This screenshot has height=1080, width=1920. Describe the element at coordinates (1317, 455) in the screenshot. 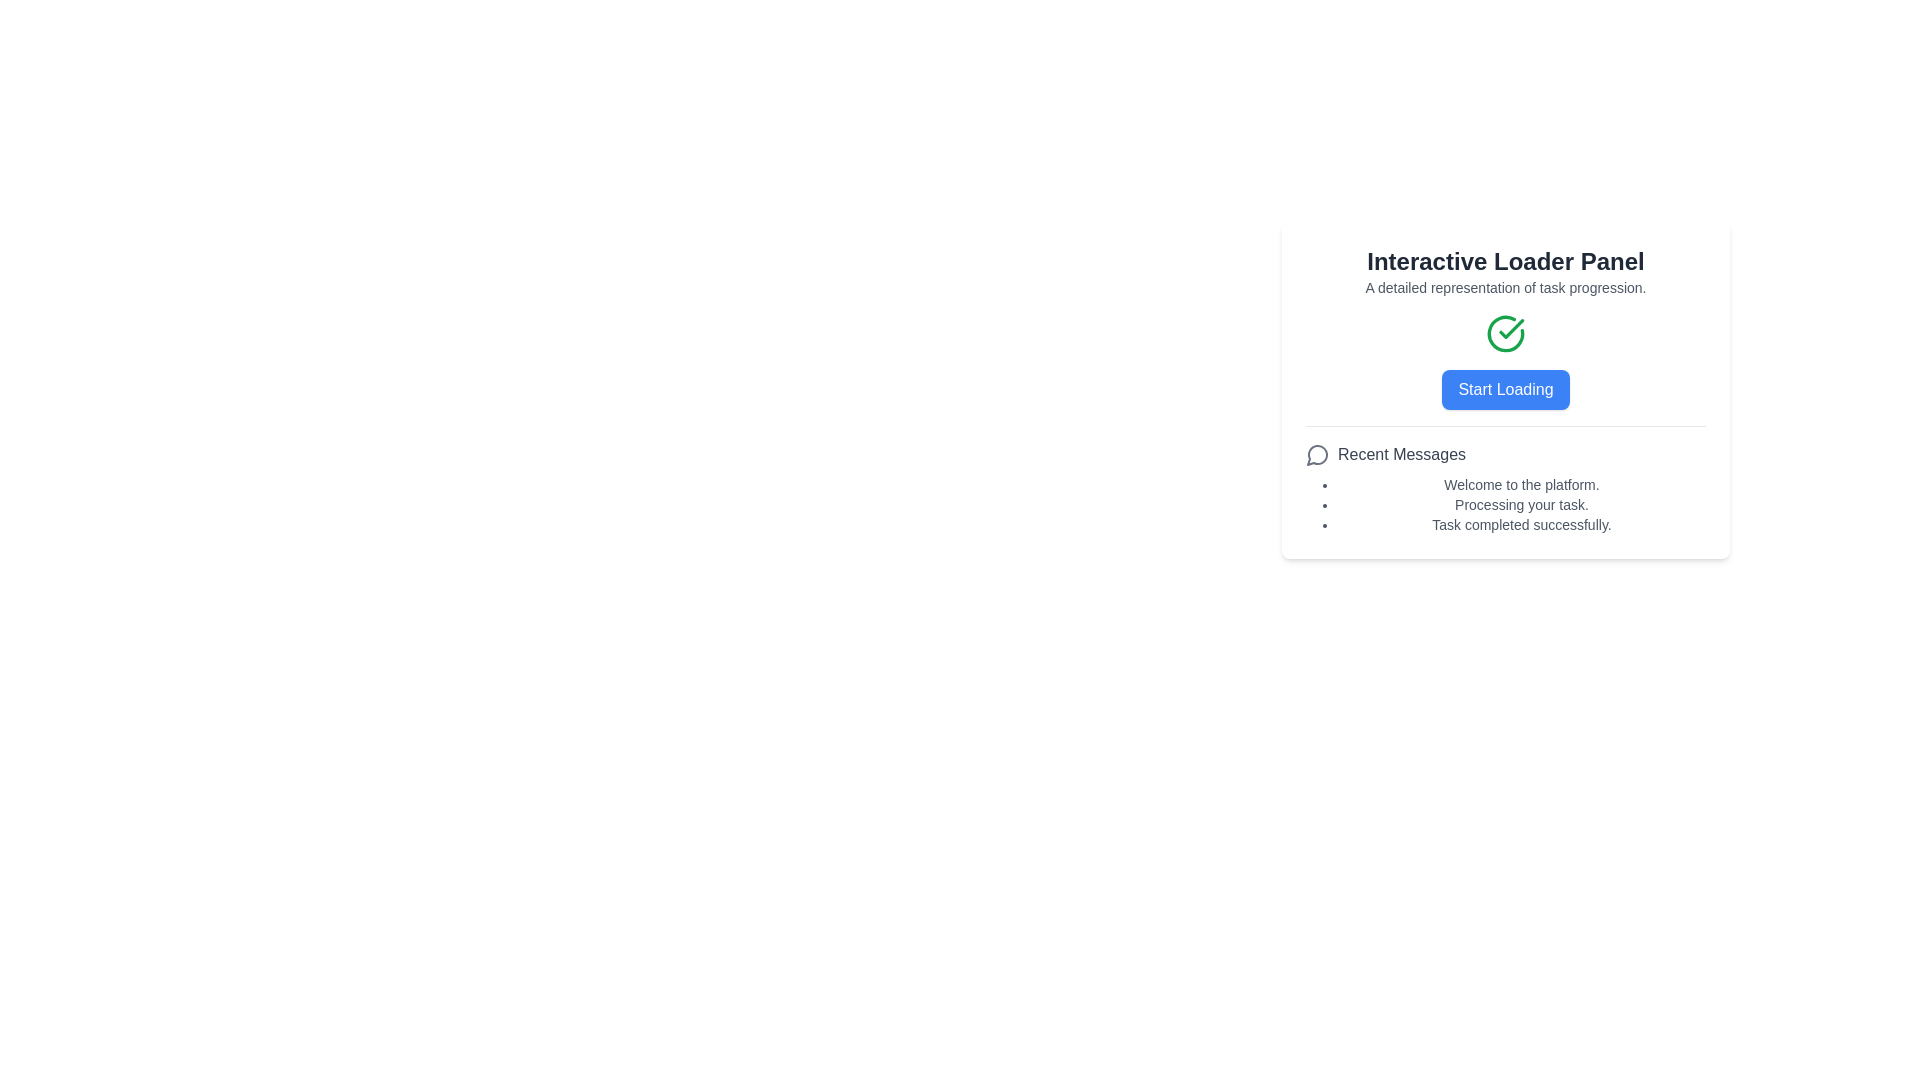

I see `the graphical icon associated with the 'Recent Messages' section to trigger the tooltip or focus effect` at that location.